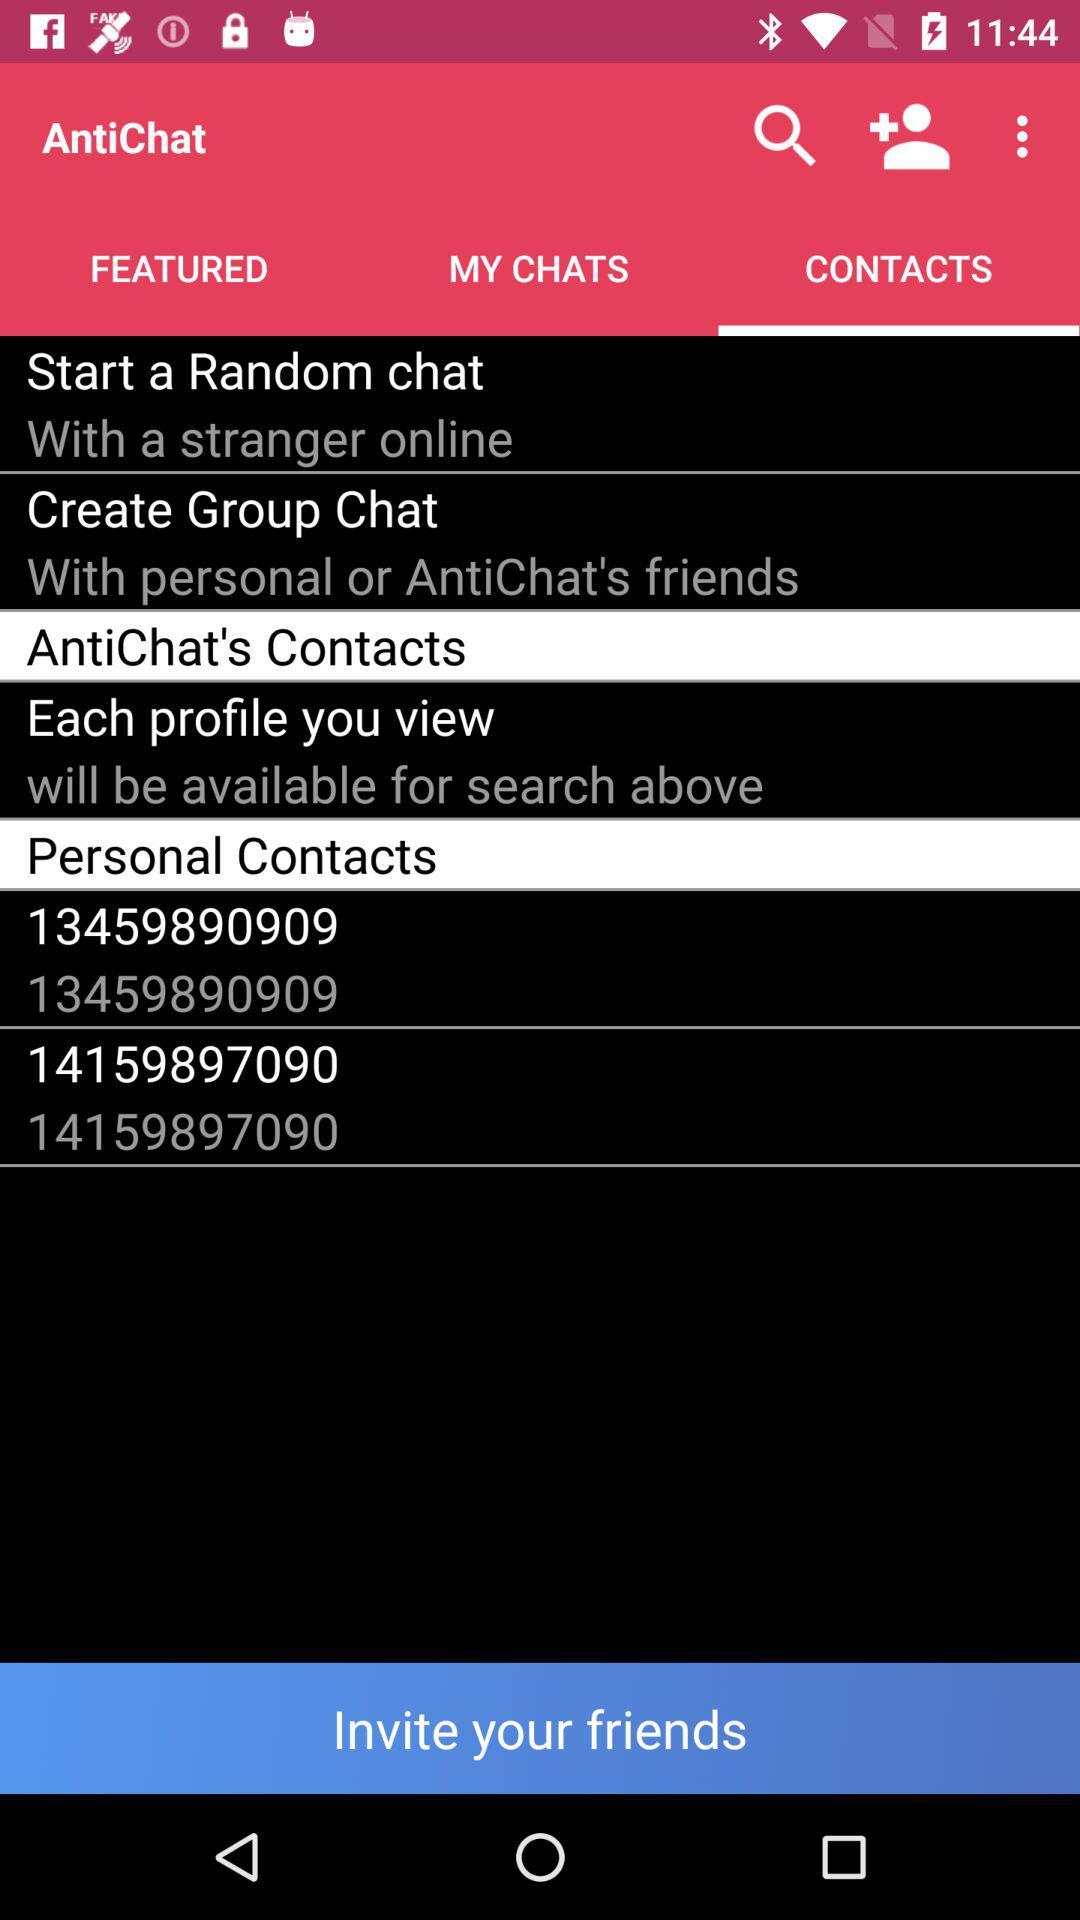 This screenshot has width=1080, height=1920. Describe the element at coordinates (231, 507) in the screenshot. I see `item above with personal or` at that location.